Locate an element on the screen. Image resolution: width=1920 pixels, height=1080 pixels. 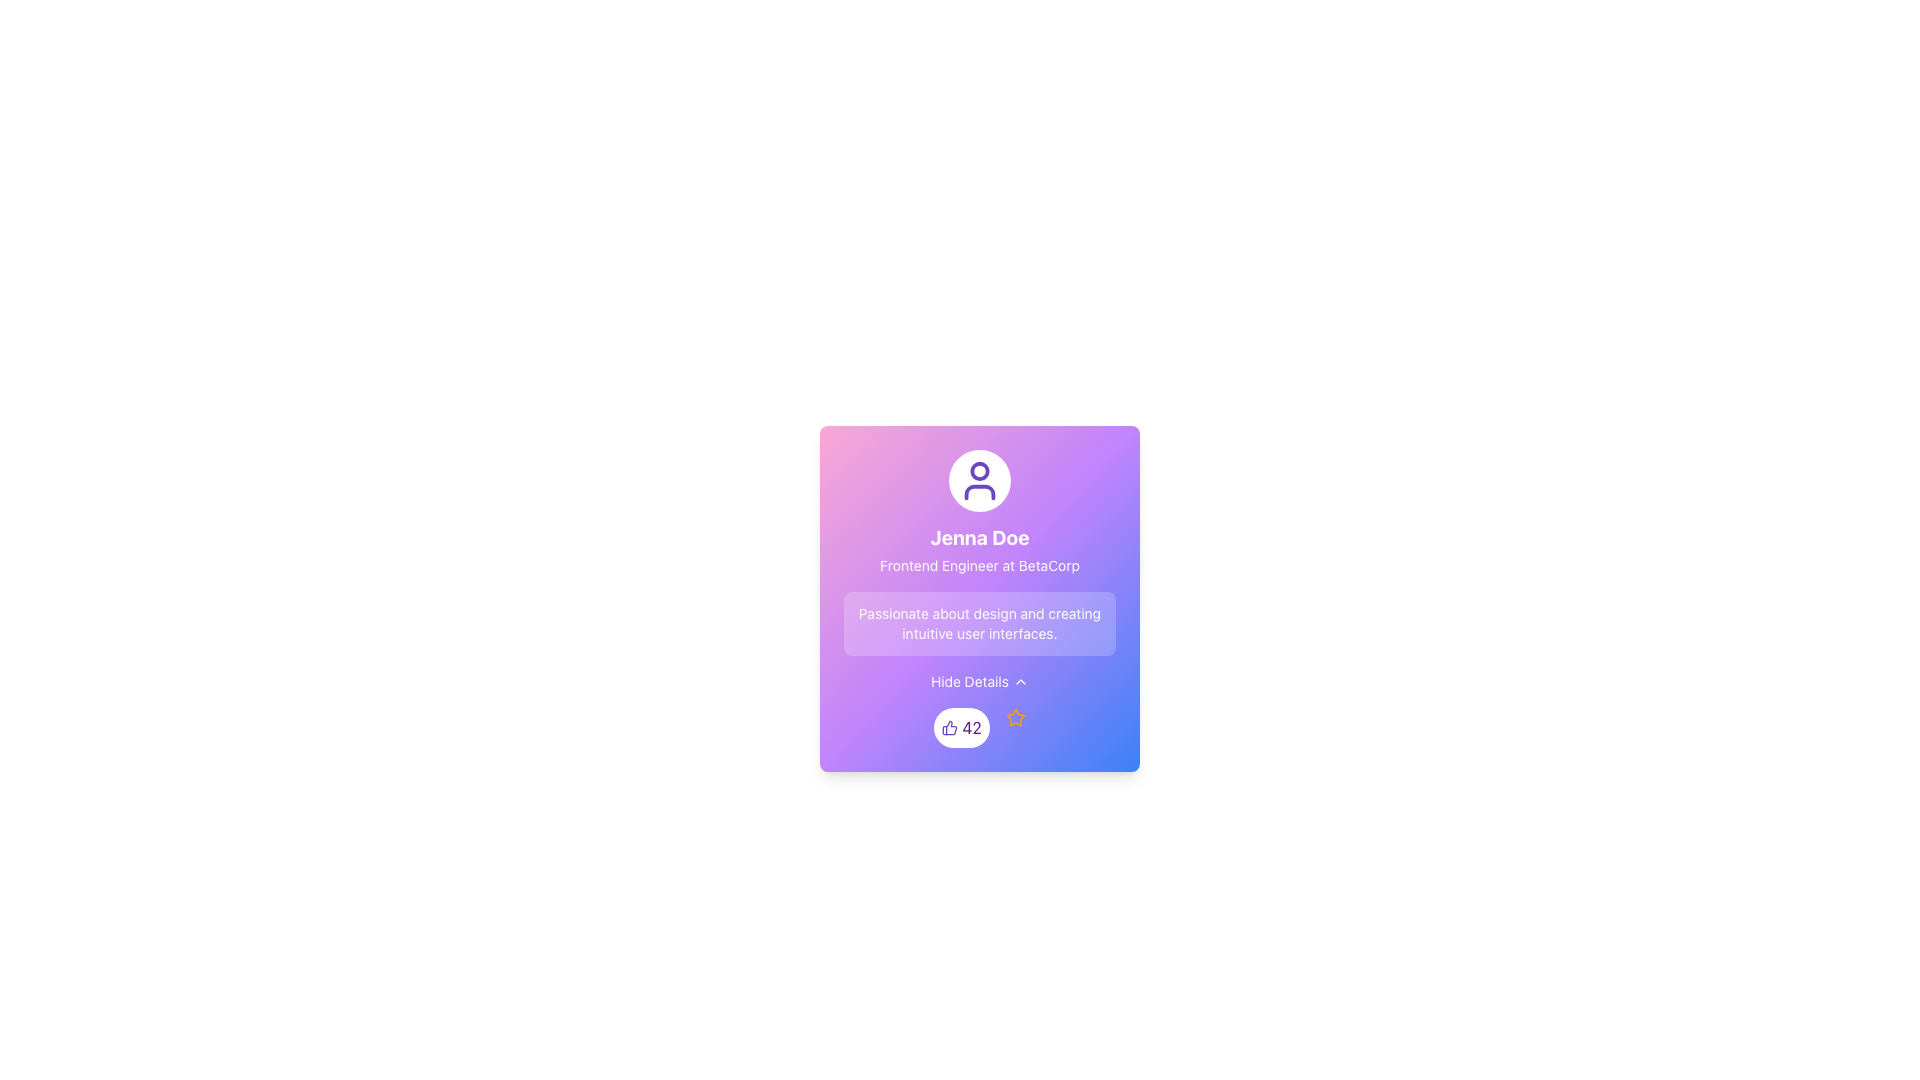
the text block that reads 'Passionate about design and creating intuitive user interfaces.' located beneath the 'Frontend Engineer at BetaCorp' text and above the 'Hide Details' text is located at coordinates (979, 623).